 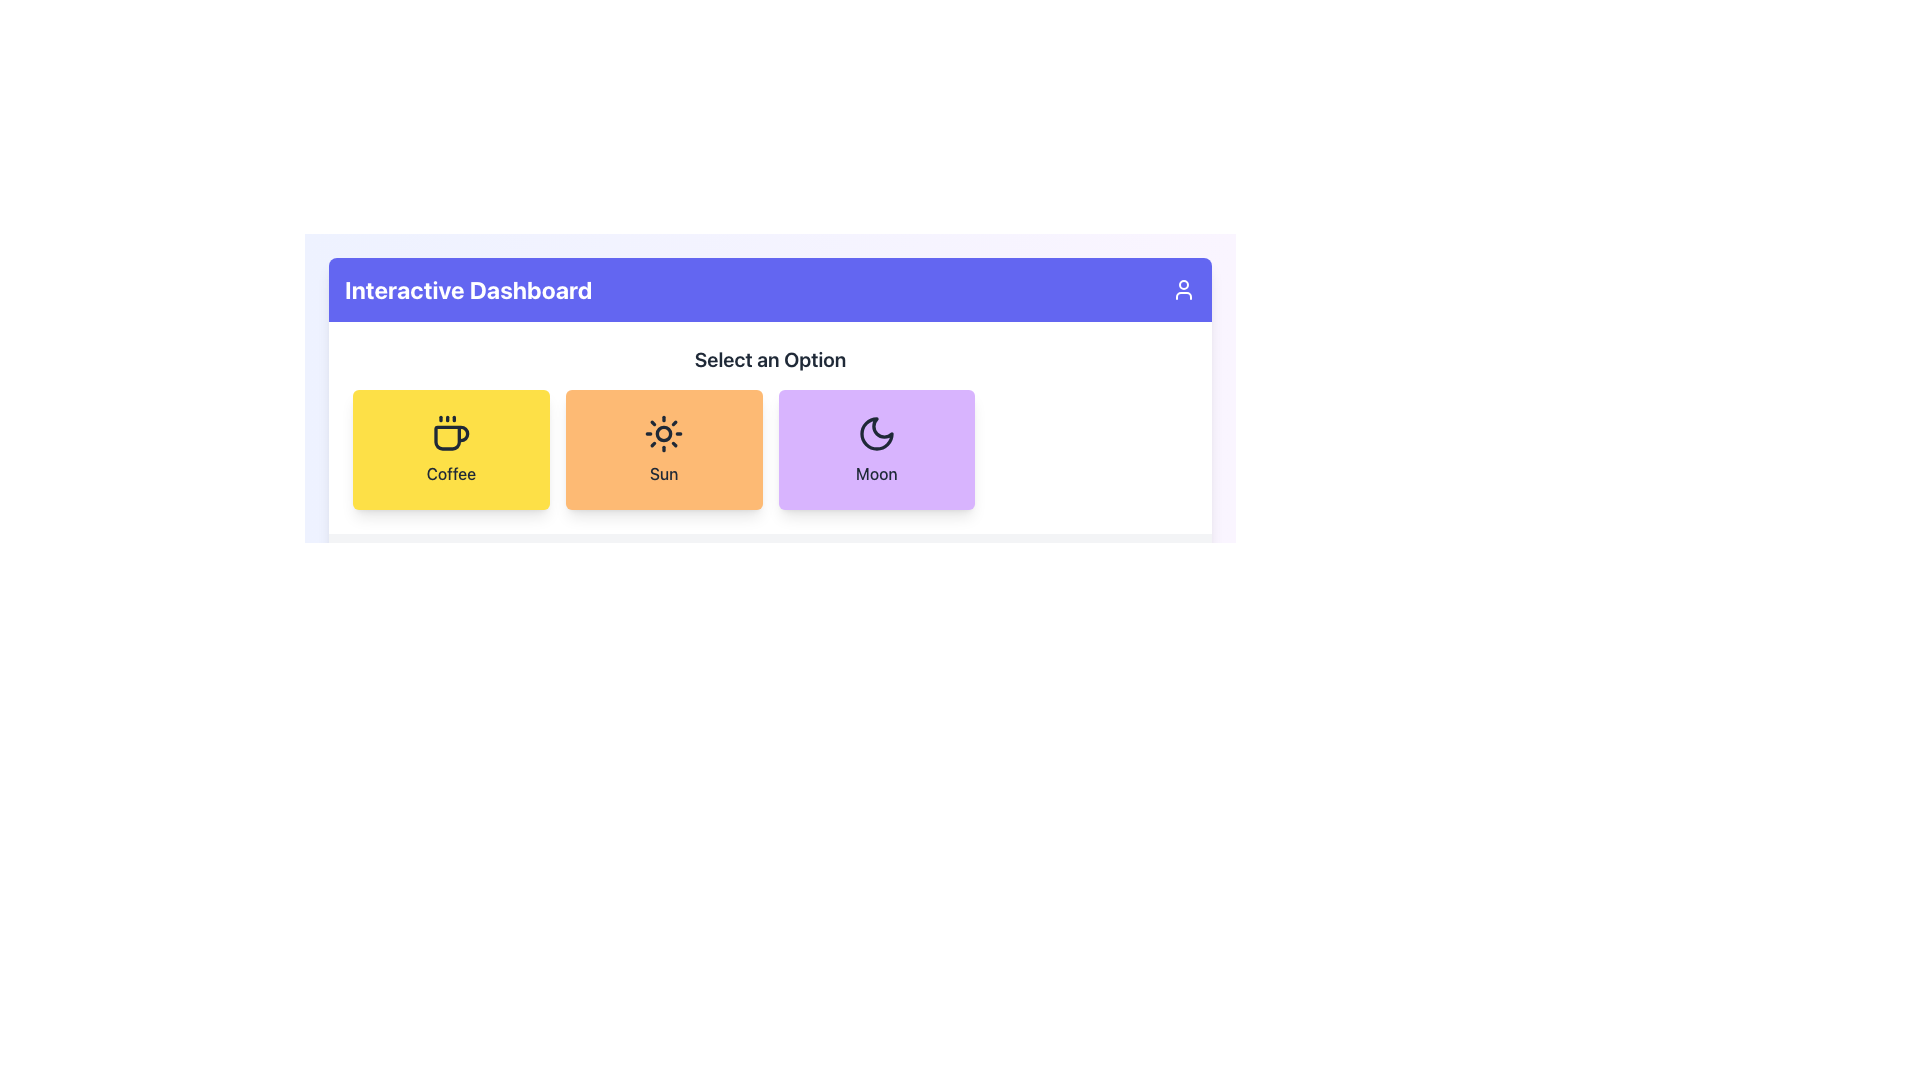 I want to click on the decorative sun symbol icon within the 'Sun' tile, located centrally in the orange tile of the interface's grid, so click(x=664, y=433).